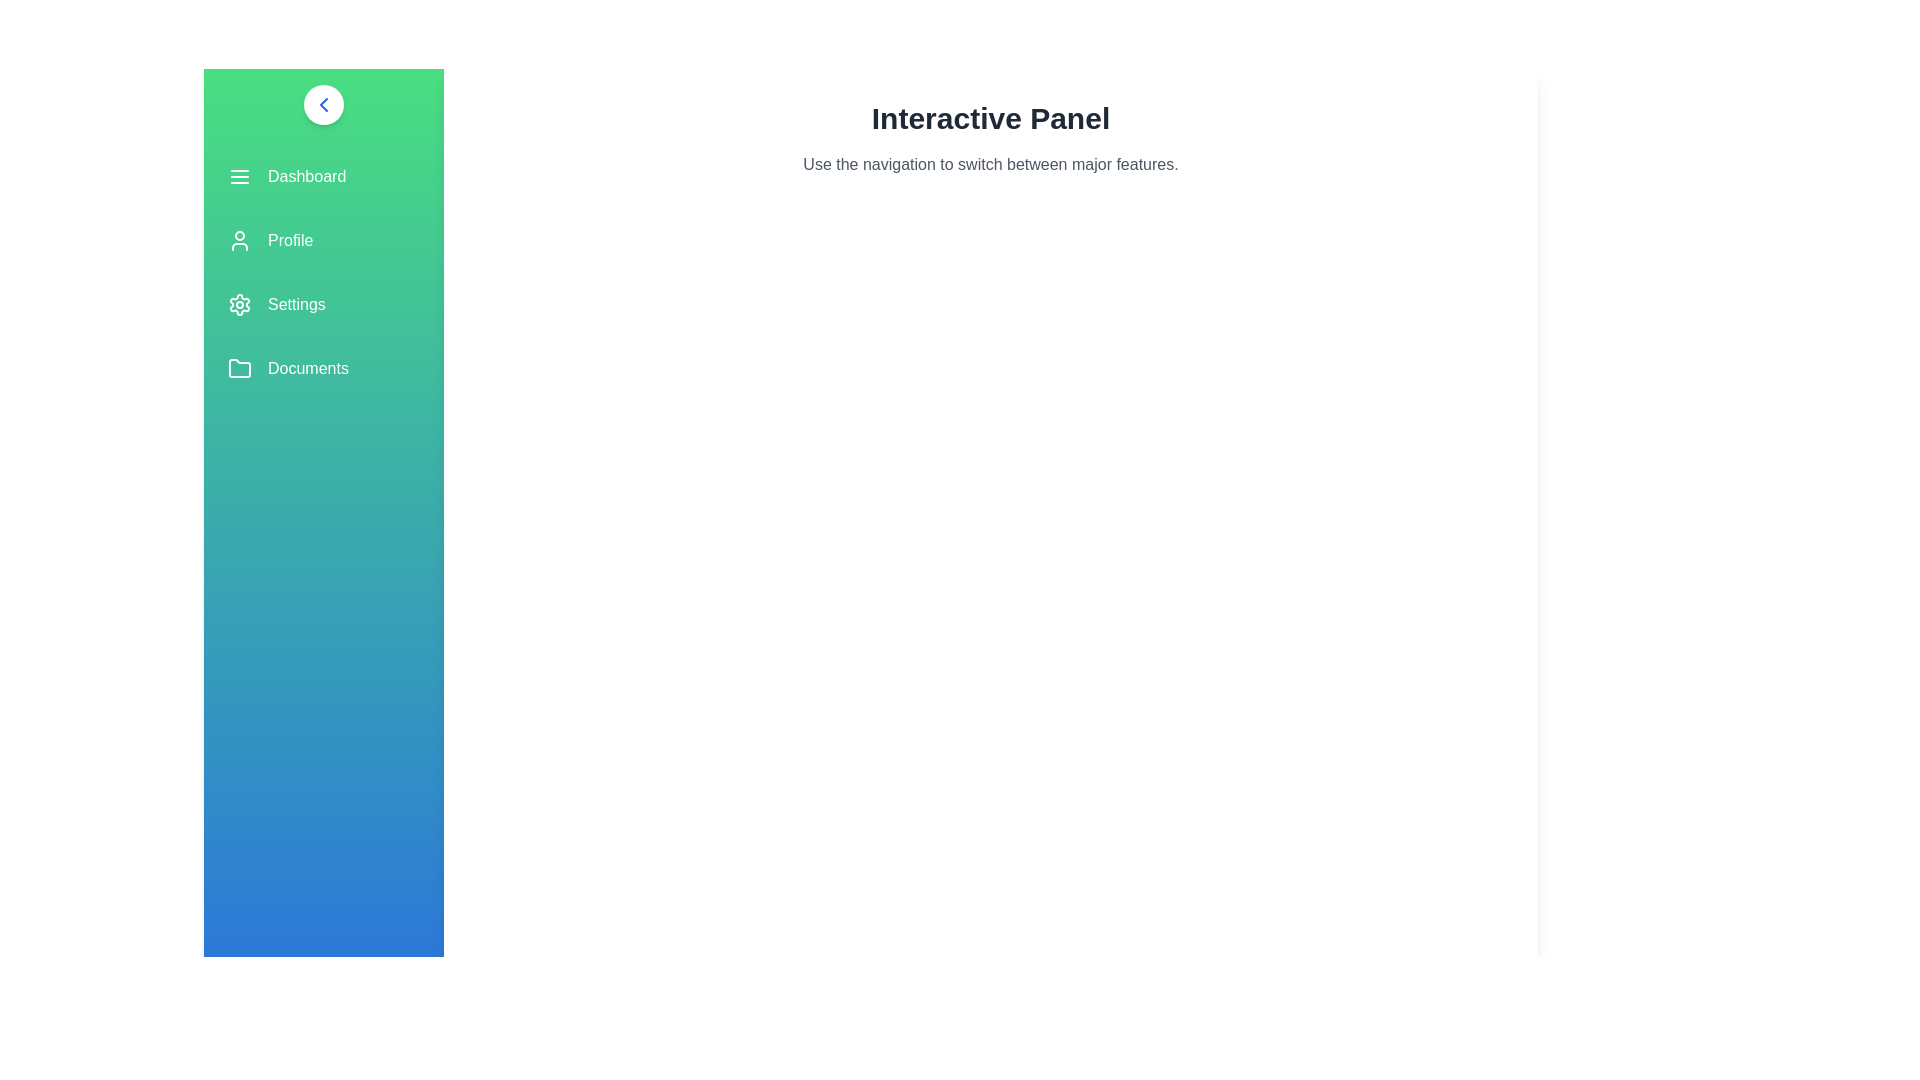 This screenshot has width=1920, height=1080. What do you see at coordinates (324, 176) in the screenshot?
I see `the 'Dashboard' menu item in the navigation panel` at bounding box center [324, 176].